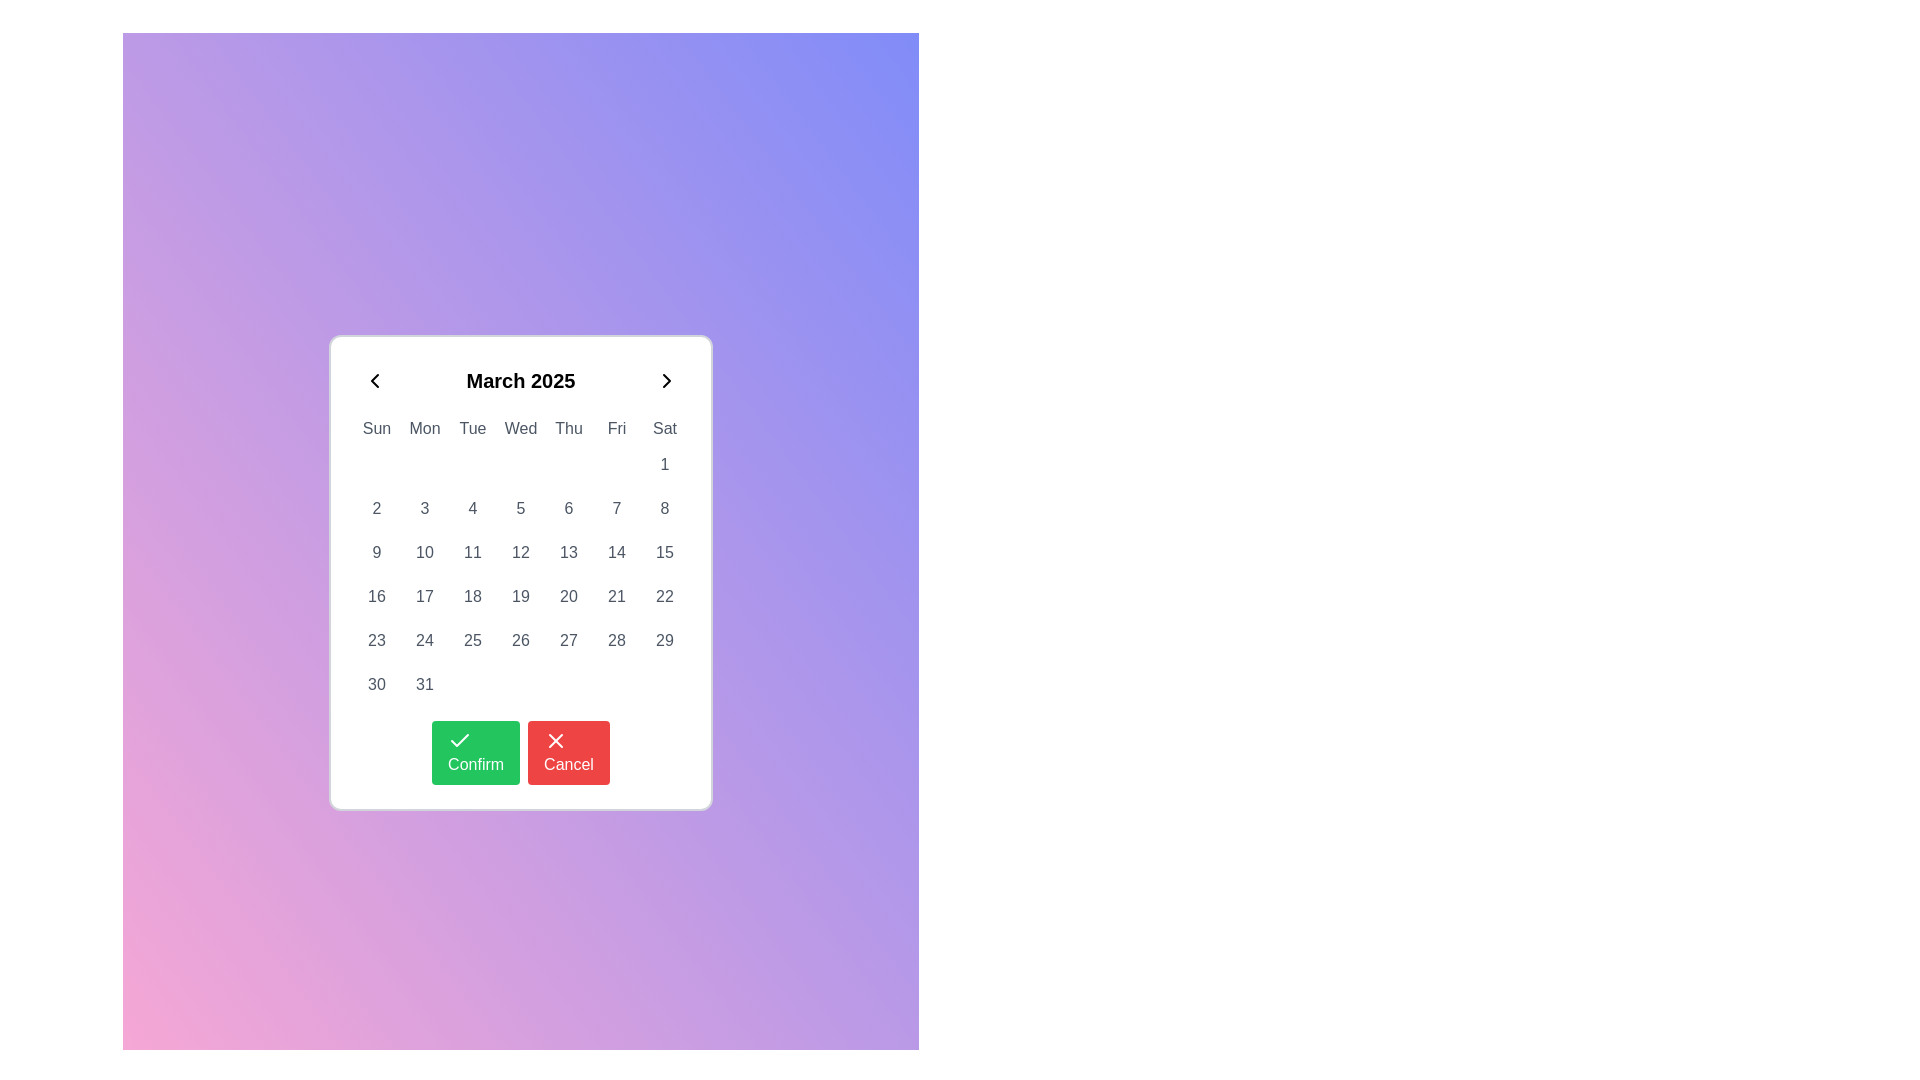  What do you see at coordinates (374, 381) in the screenshot?
I see `the navigation button located at the top left of the calendar popup interface` at bounding box center [374, 381].